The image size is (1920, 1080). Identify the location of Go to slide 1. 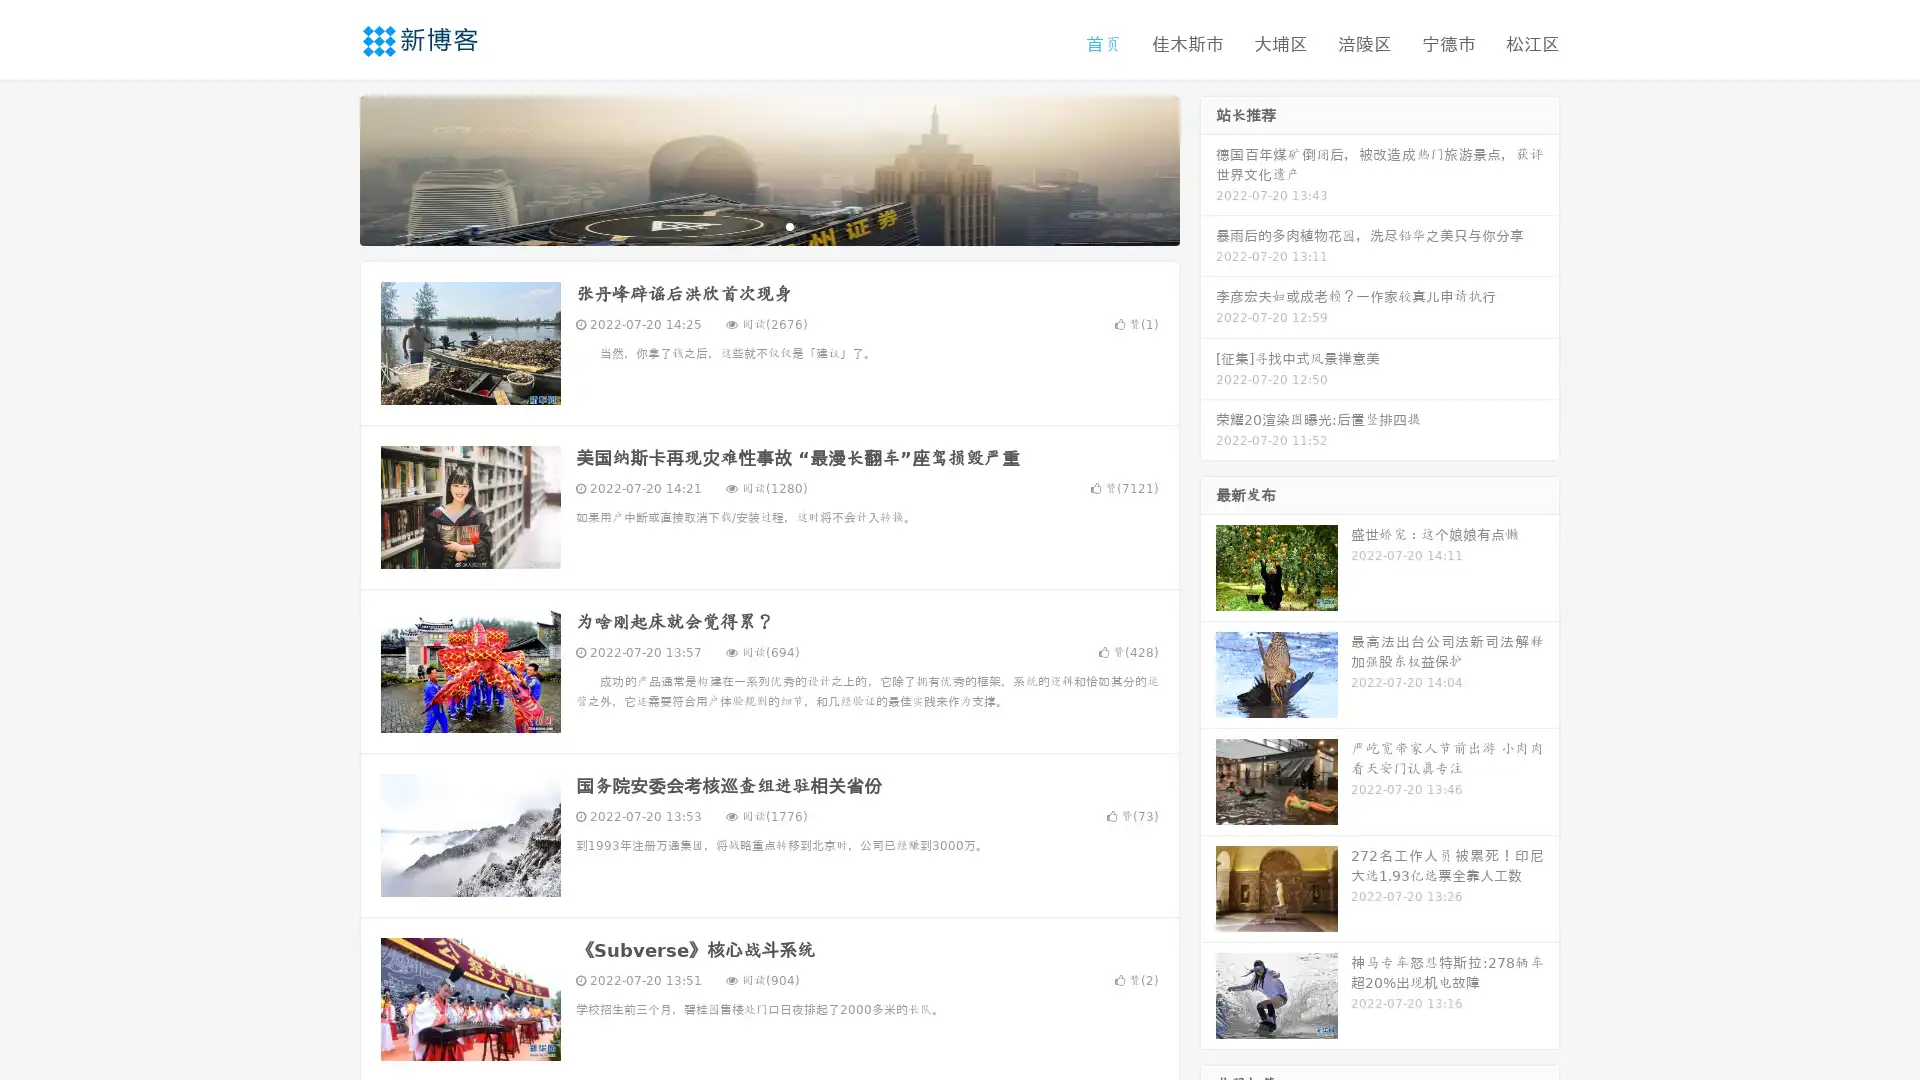
(748, 225).